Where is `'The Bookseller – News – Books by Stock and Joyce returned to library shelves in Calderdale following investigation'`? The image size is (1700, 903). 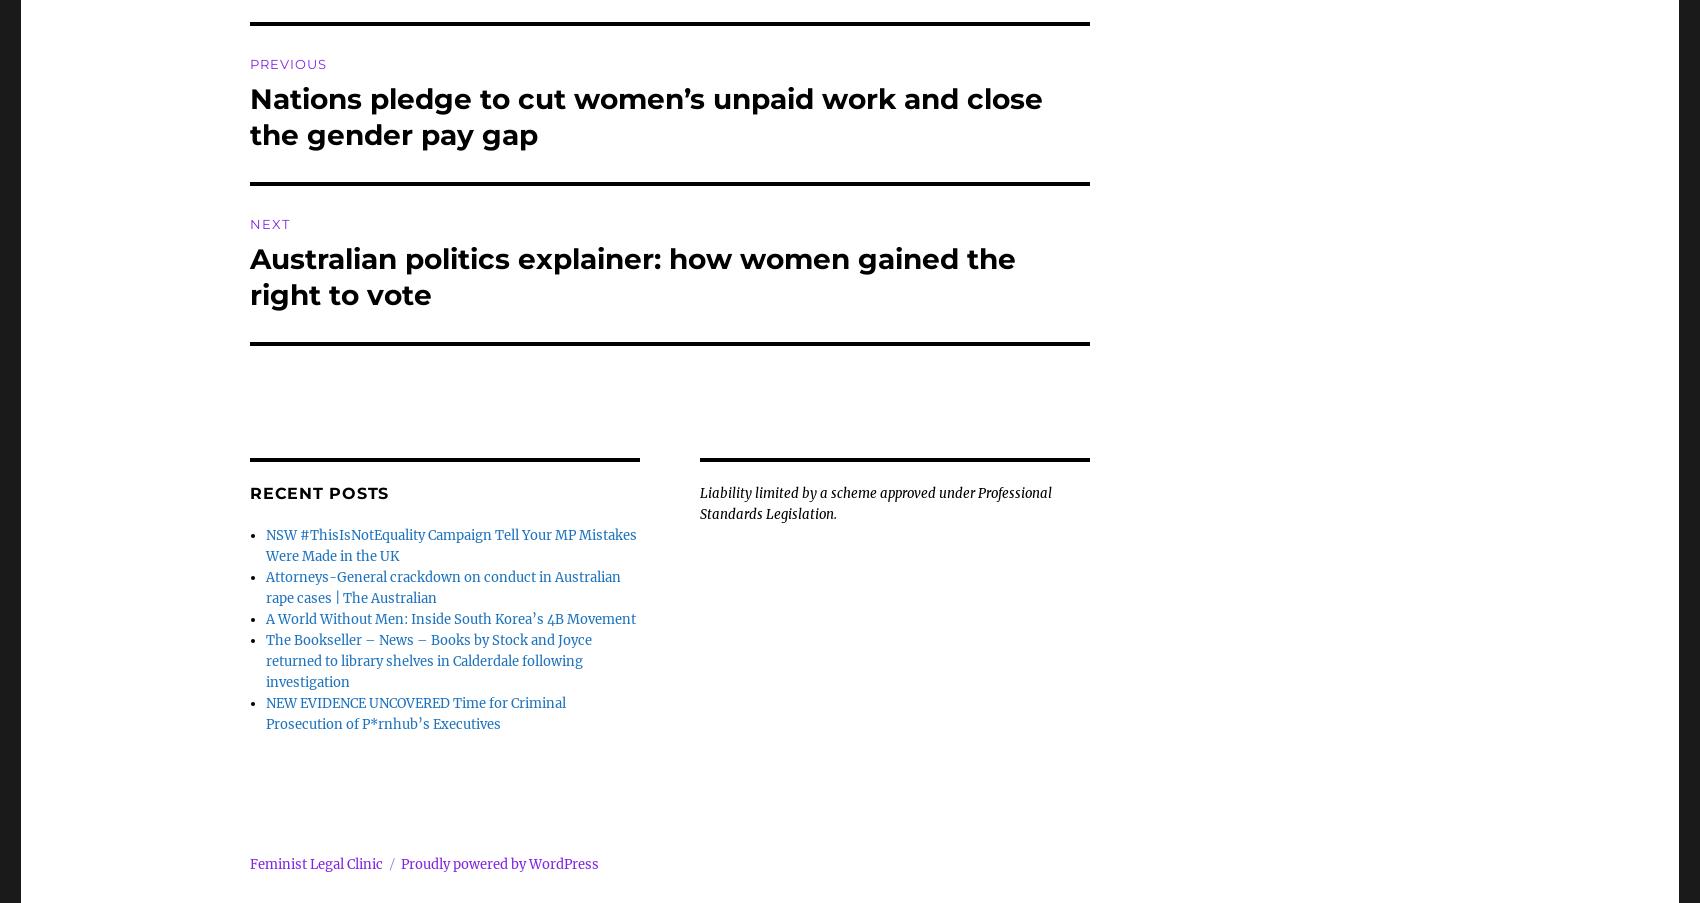 'The Bookseller – News – Books by Stock and Joyce returned to library shelves in Calderdale following investigation' is located at coordinates (429, 660).